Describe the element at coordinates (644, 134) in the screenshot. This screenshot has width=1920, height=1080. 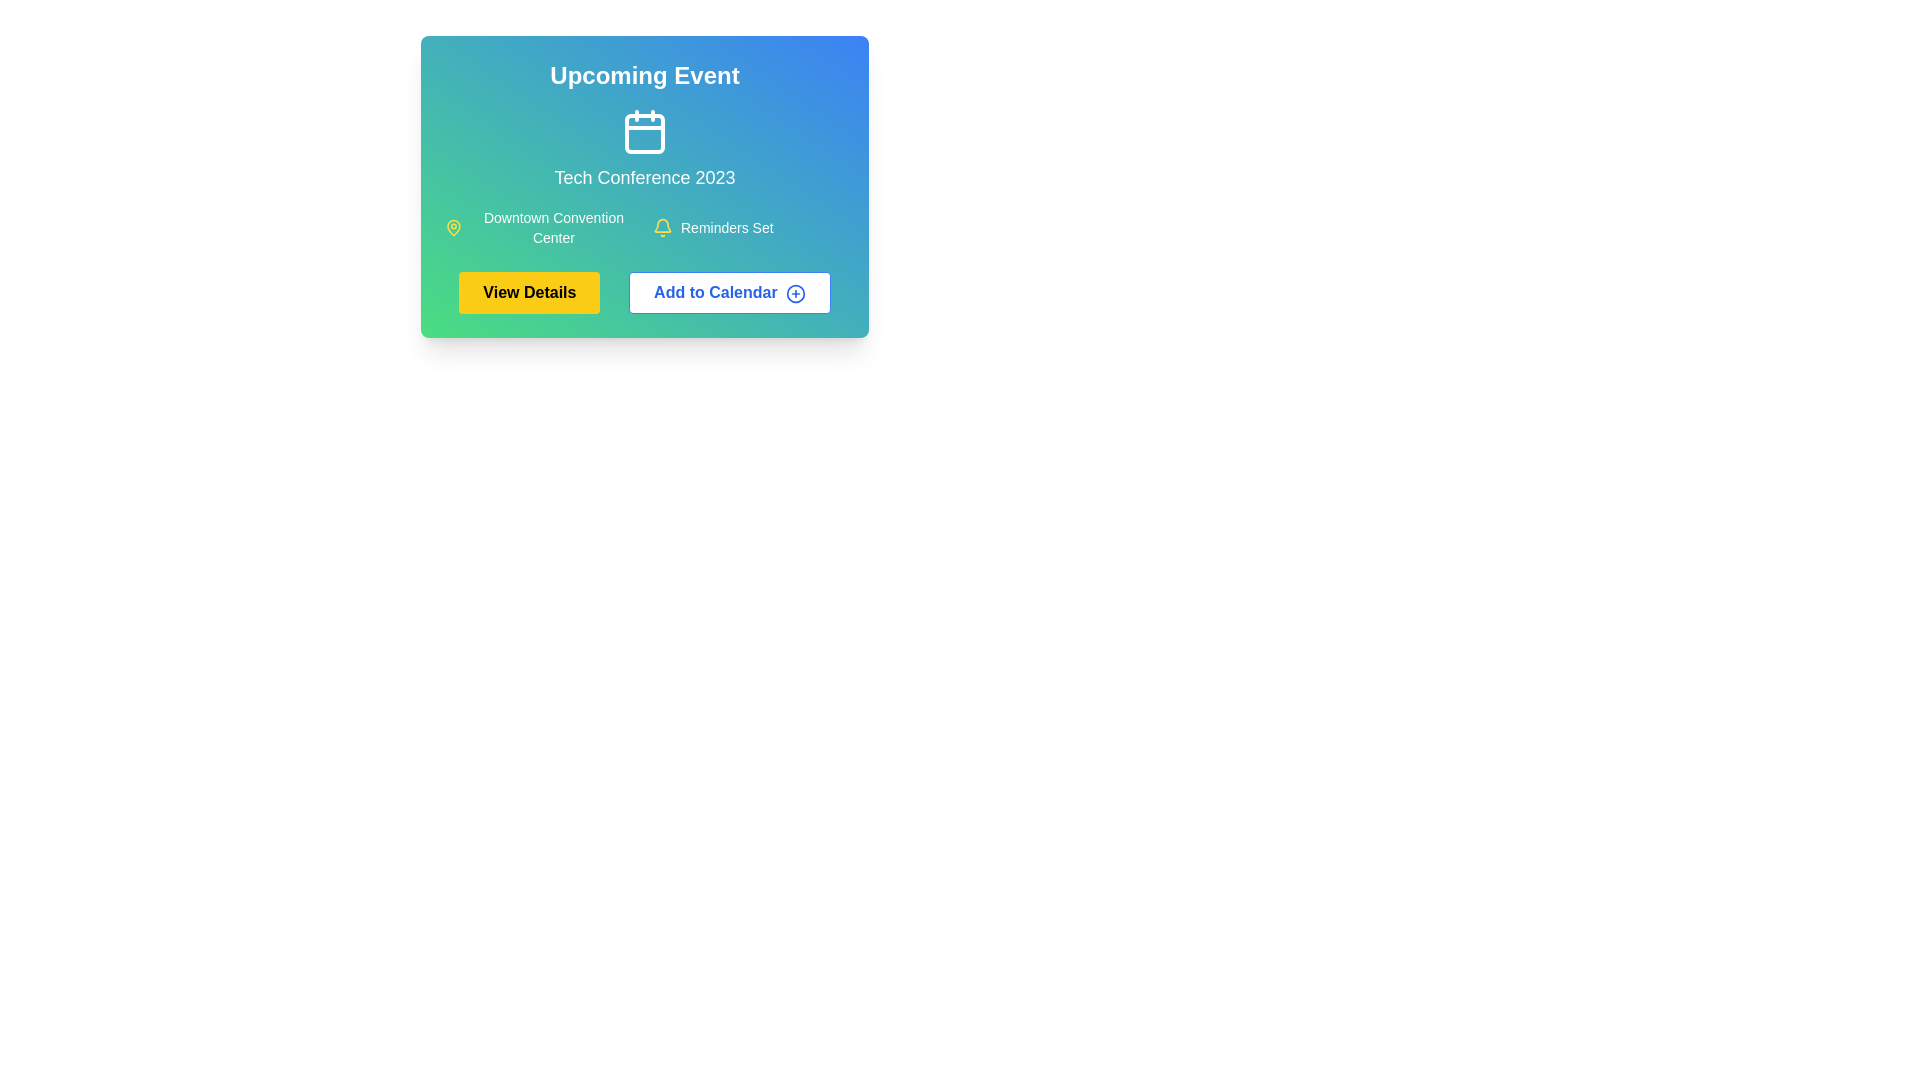
I see `the decorative graphical element that is centrally located within the calendar icon at the top-center of the 'Upcoming Event' card` at that location.